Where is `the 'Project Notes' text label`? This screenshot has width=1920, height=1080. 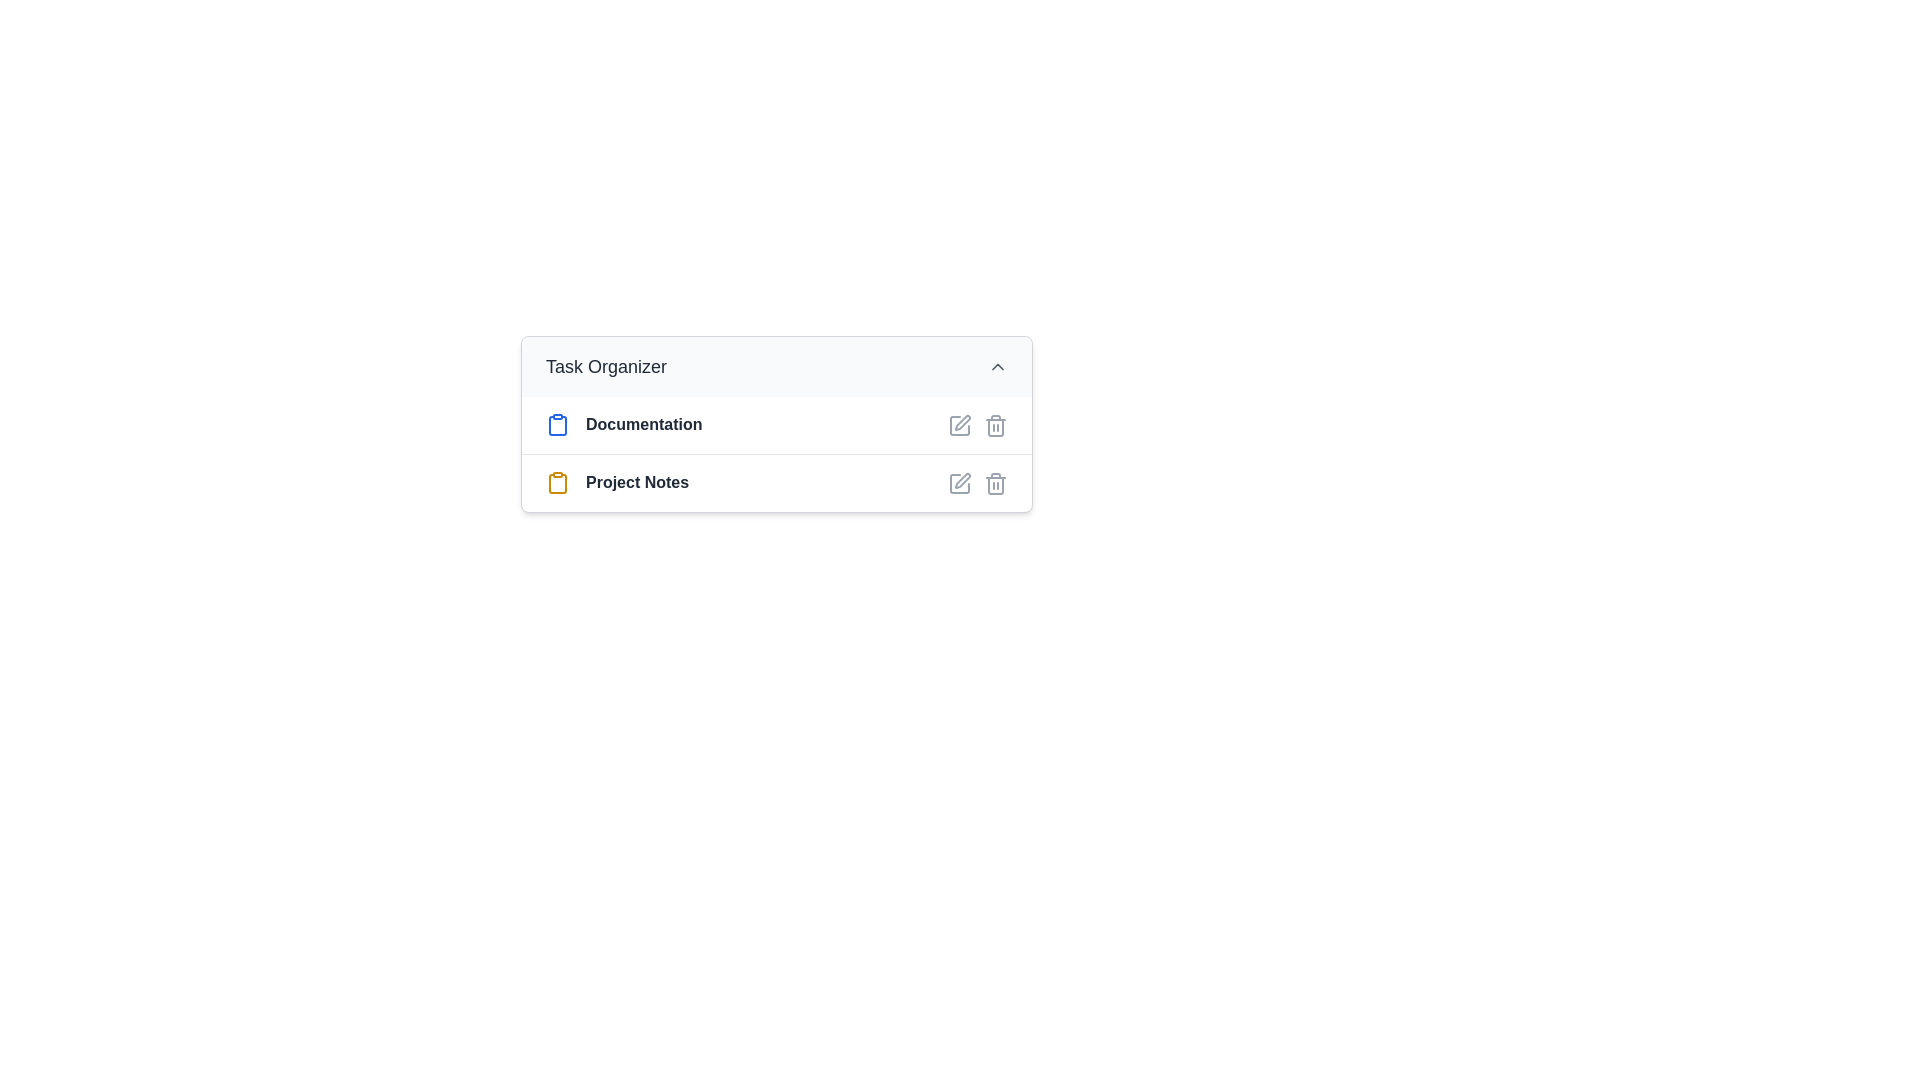
the 'Project Notes' text label is located at coordinates (636, 483).